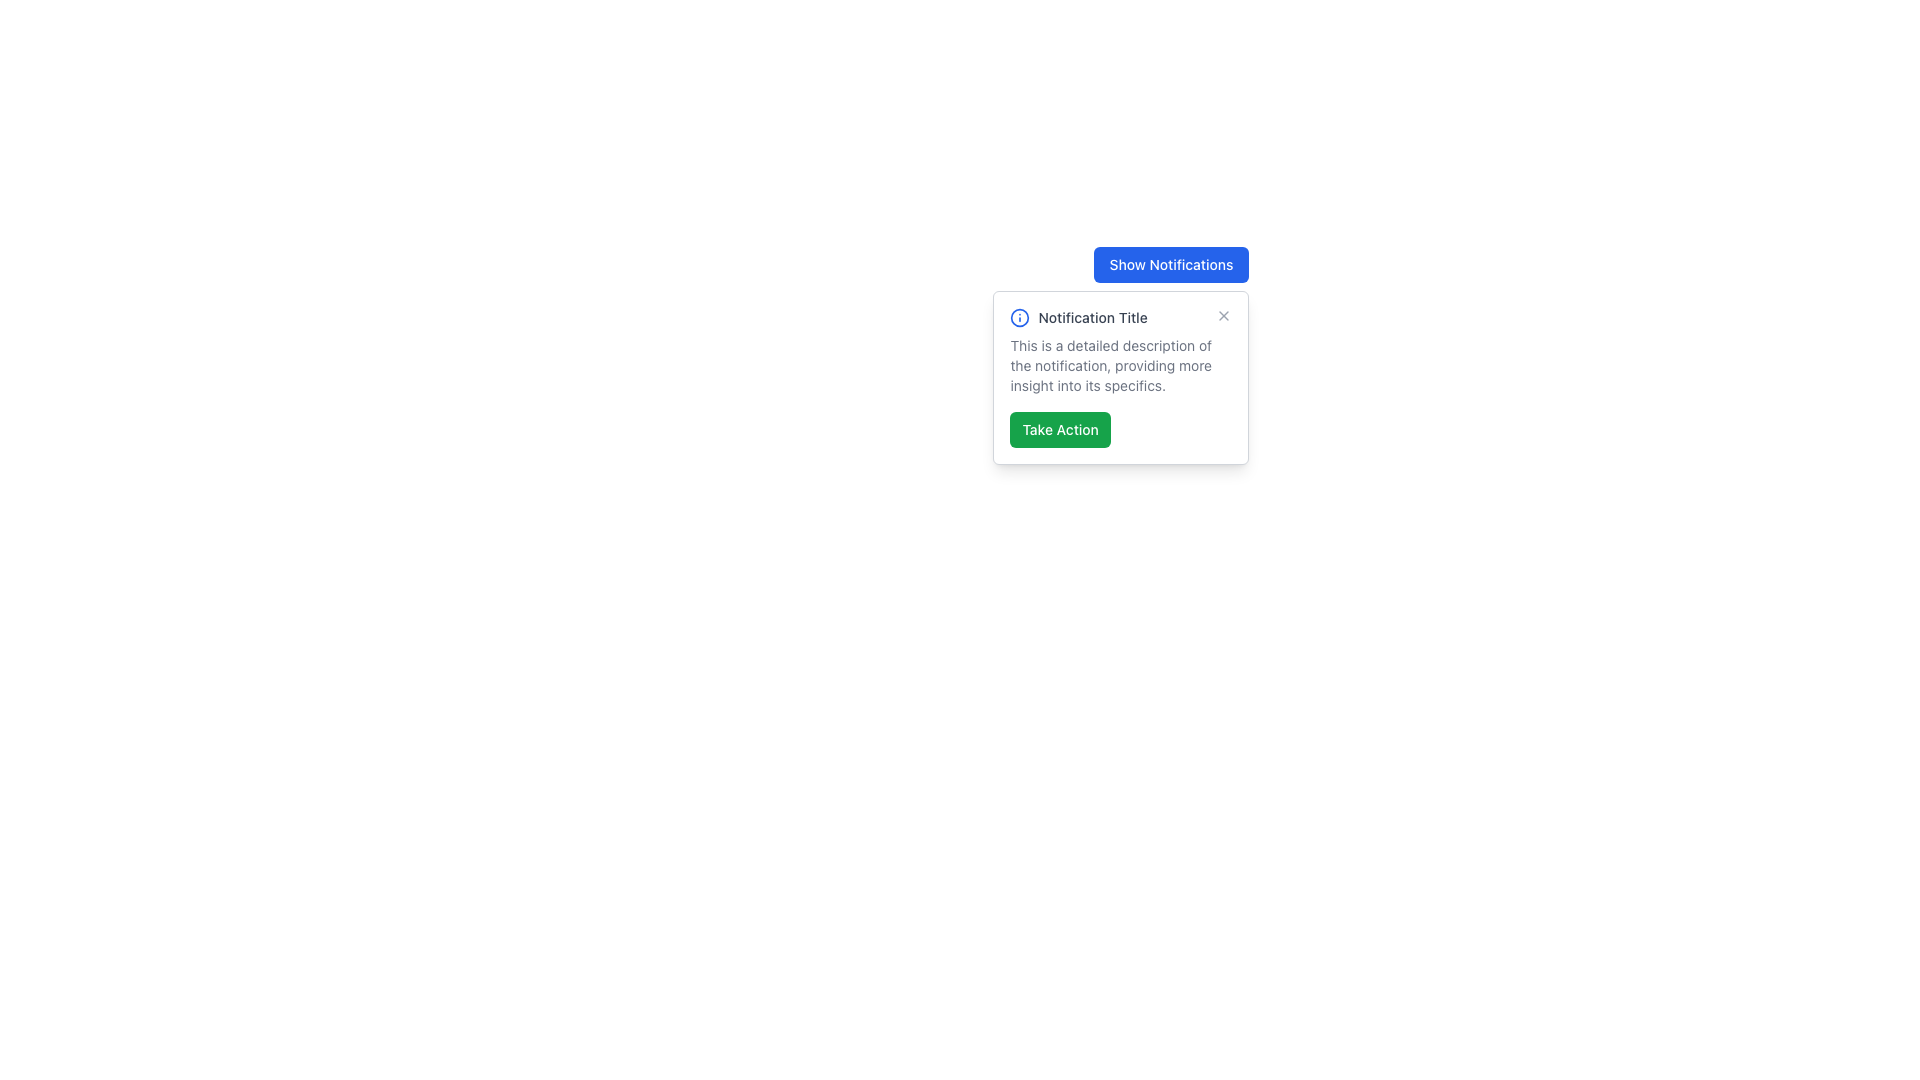  What do you see at coordinates (1020, 316) in the screenshot?
I see `the information icon located within the notification card, to the left of the title 'Notification Title'` at bounding box center [1020, 316].